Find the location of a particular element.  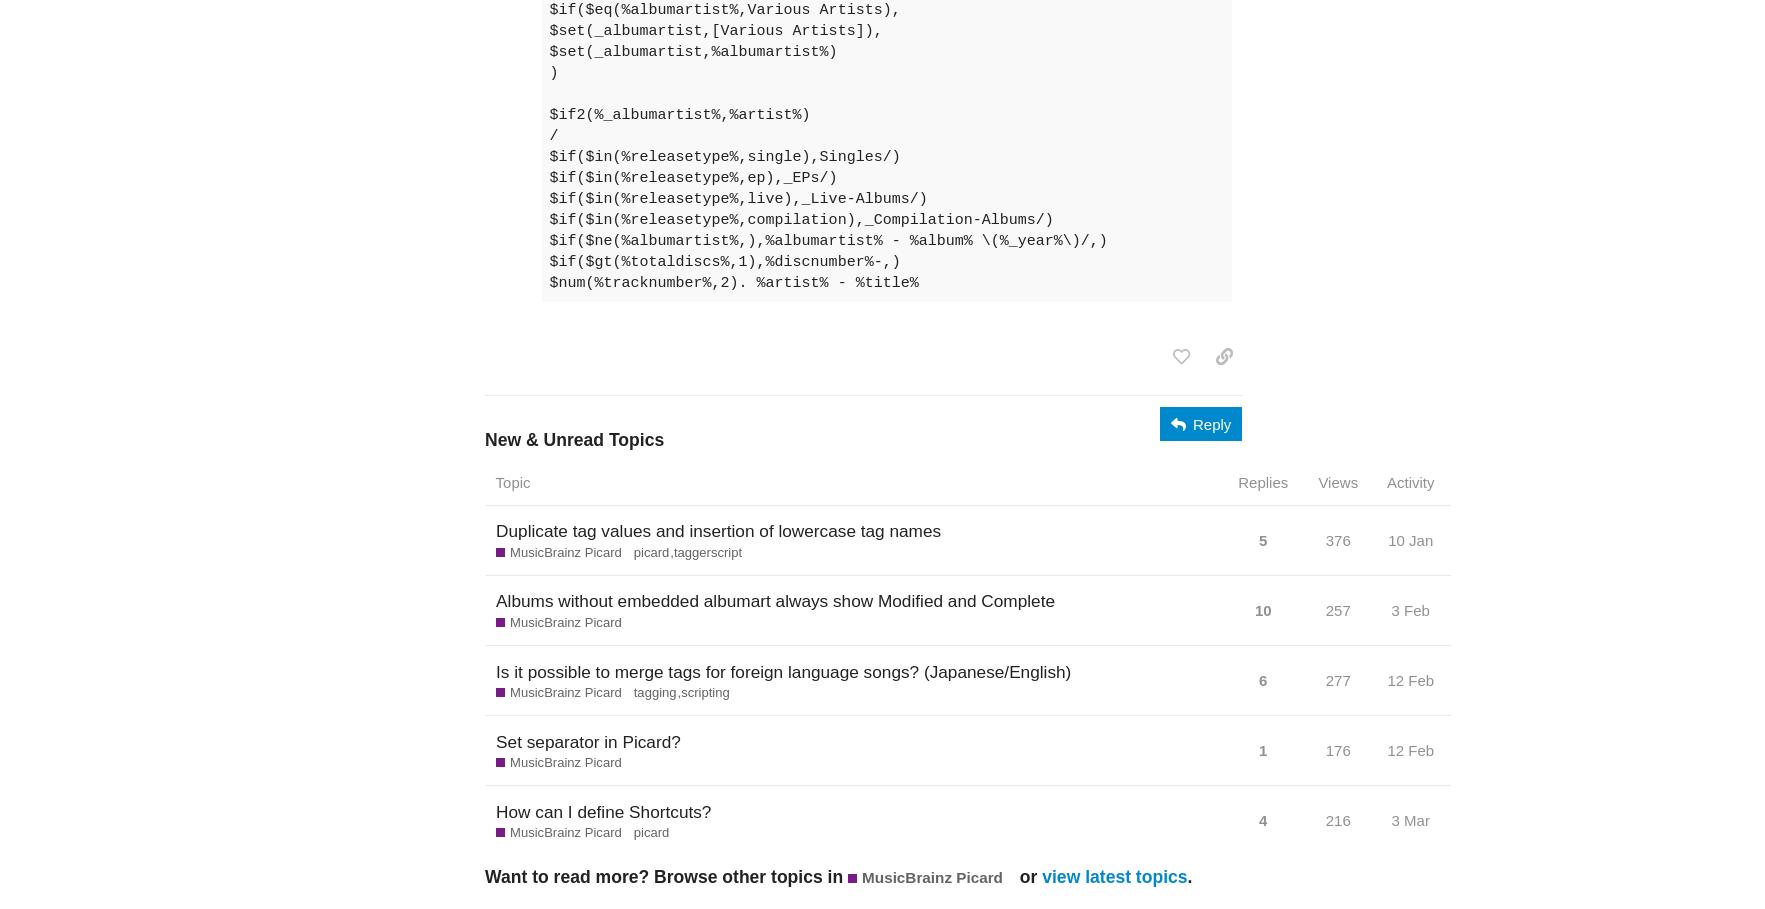

'Duplicate tag values and insertion of lowercase tag names' is located at coordinates (494, 531).